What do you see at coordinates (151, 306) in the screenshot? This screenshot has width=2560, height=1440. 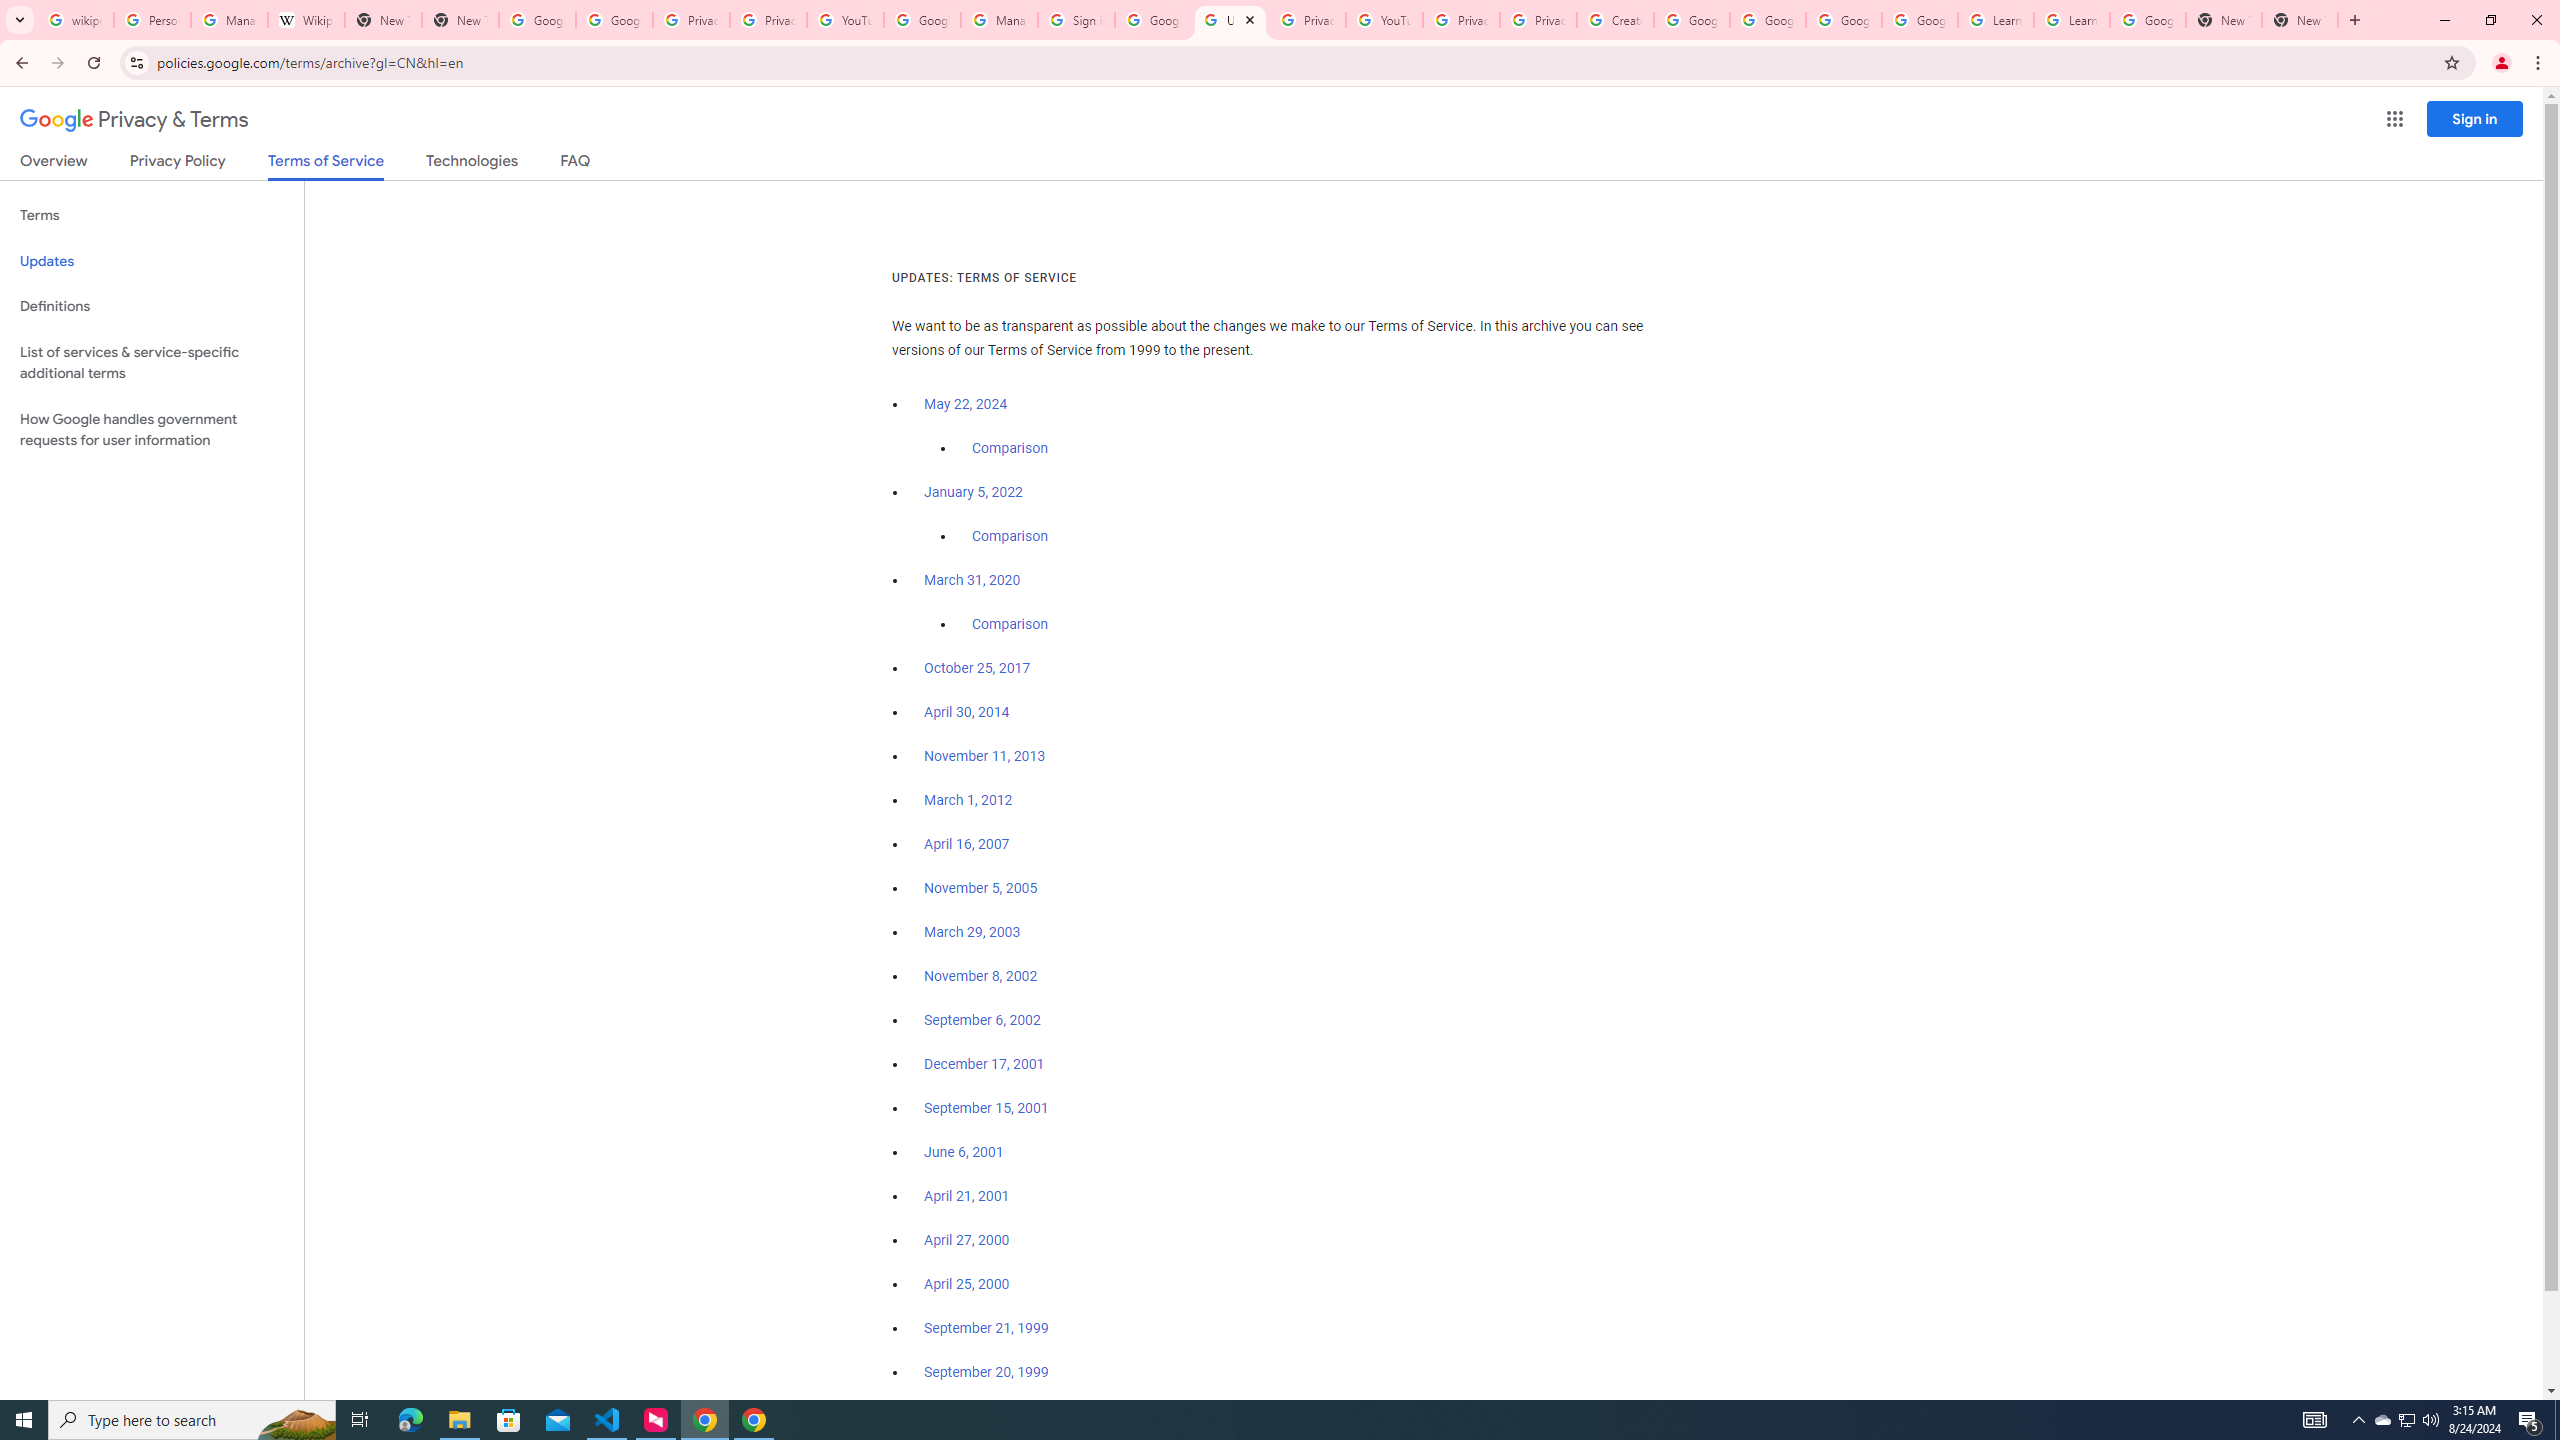 I see `'Definitions'` at bounding box center [151, 306].